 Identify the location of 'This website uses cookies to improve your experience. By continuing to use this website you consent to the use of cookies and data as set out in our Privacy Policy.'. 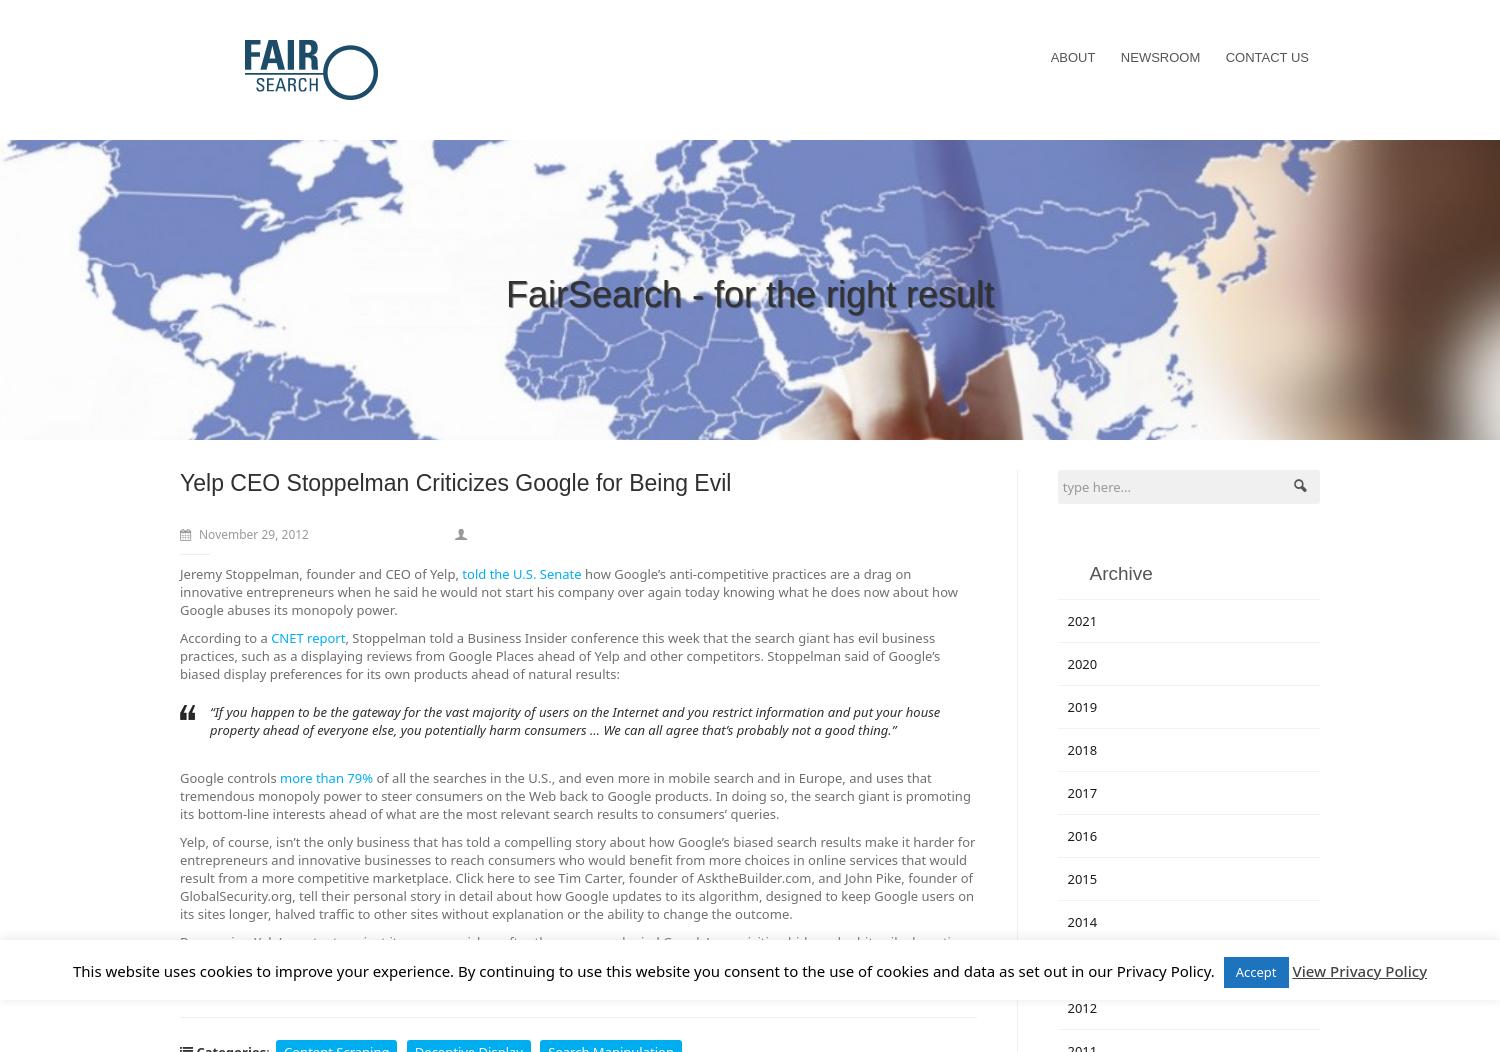
(645, 970).